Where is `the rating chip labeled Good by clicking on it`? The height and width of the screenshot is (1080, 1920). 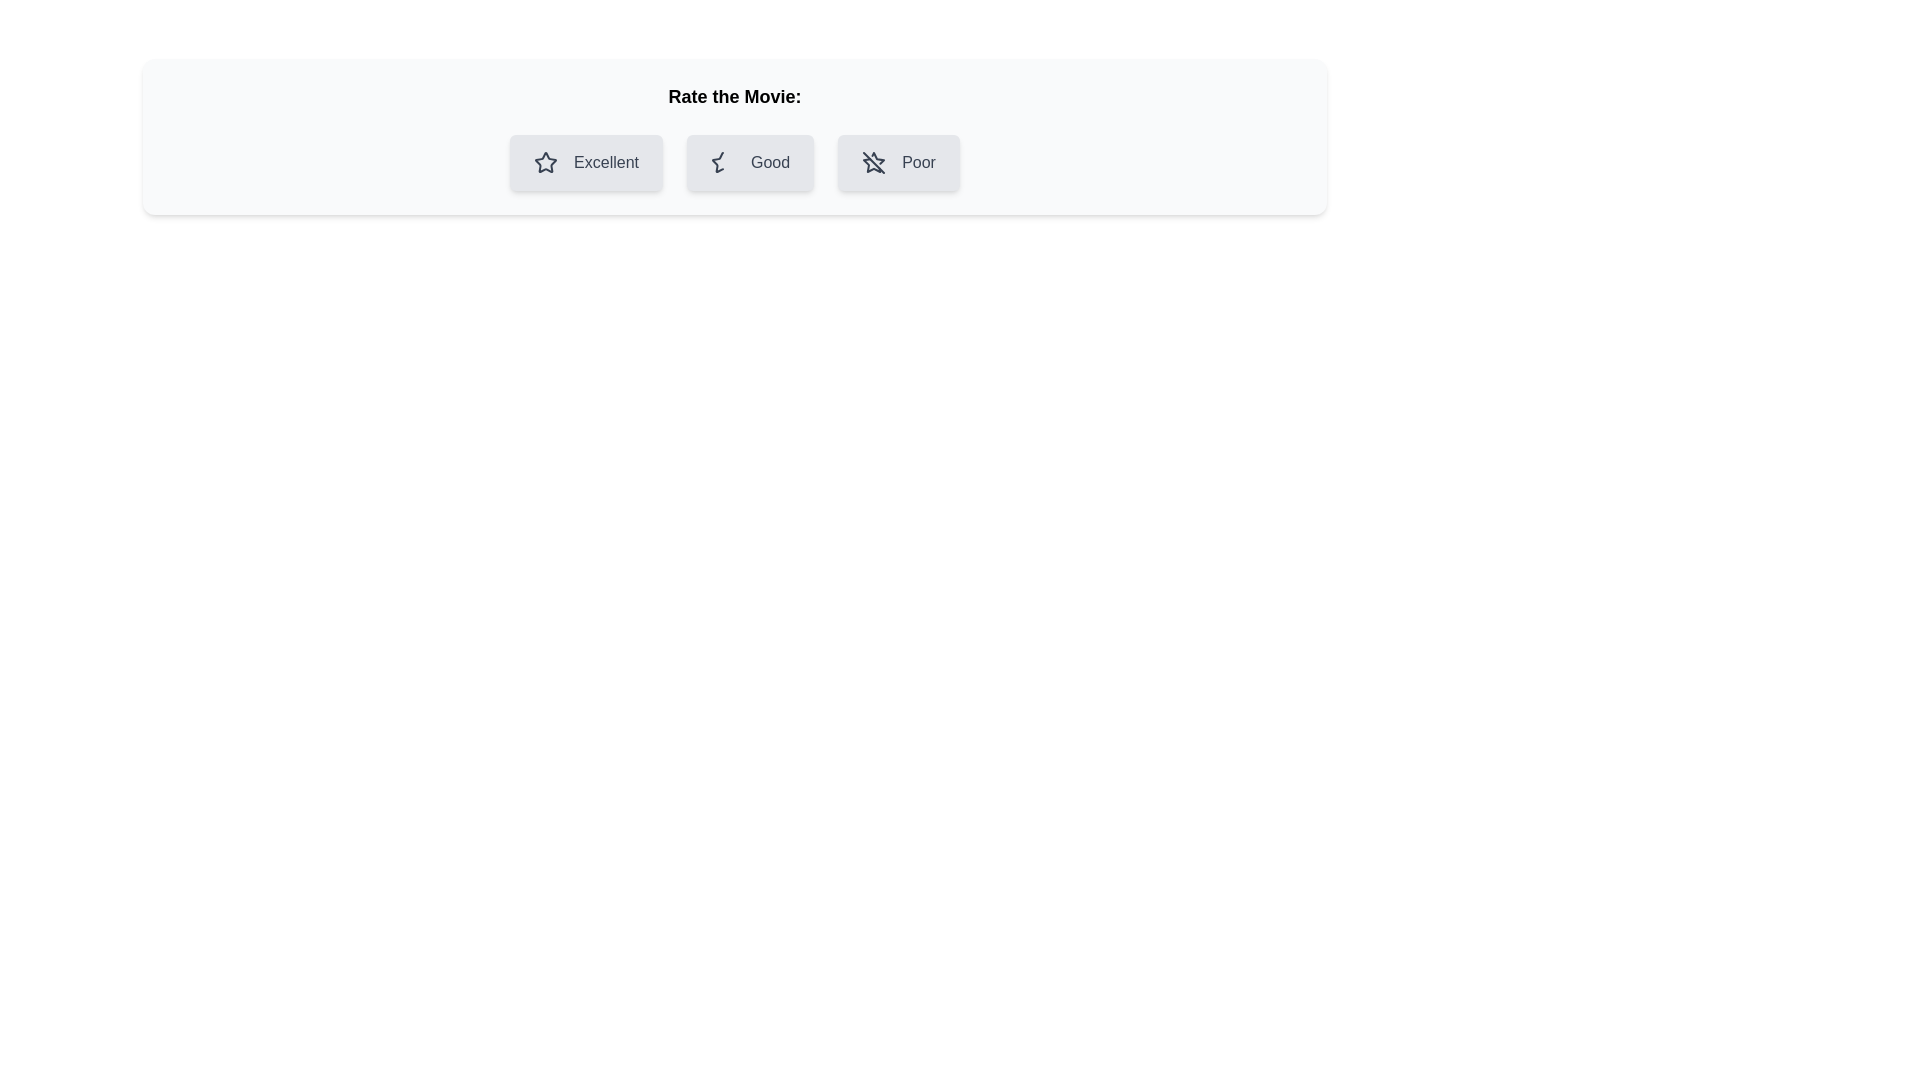
the rating chip labeled Good by clicking on it is located at coordinates (749, 161).